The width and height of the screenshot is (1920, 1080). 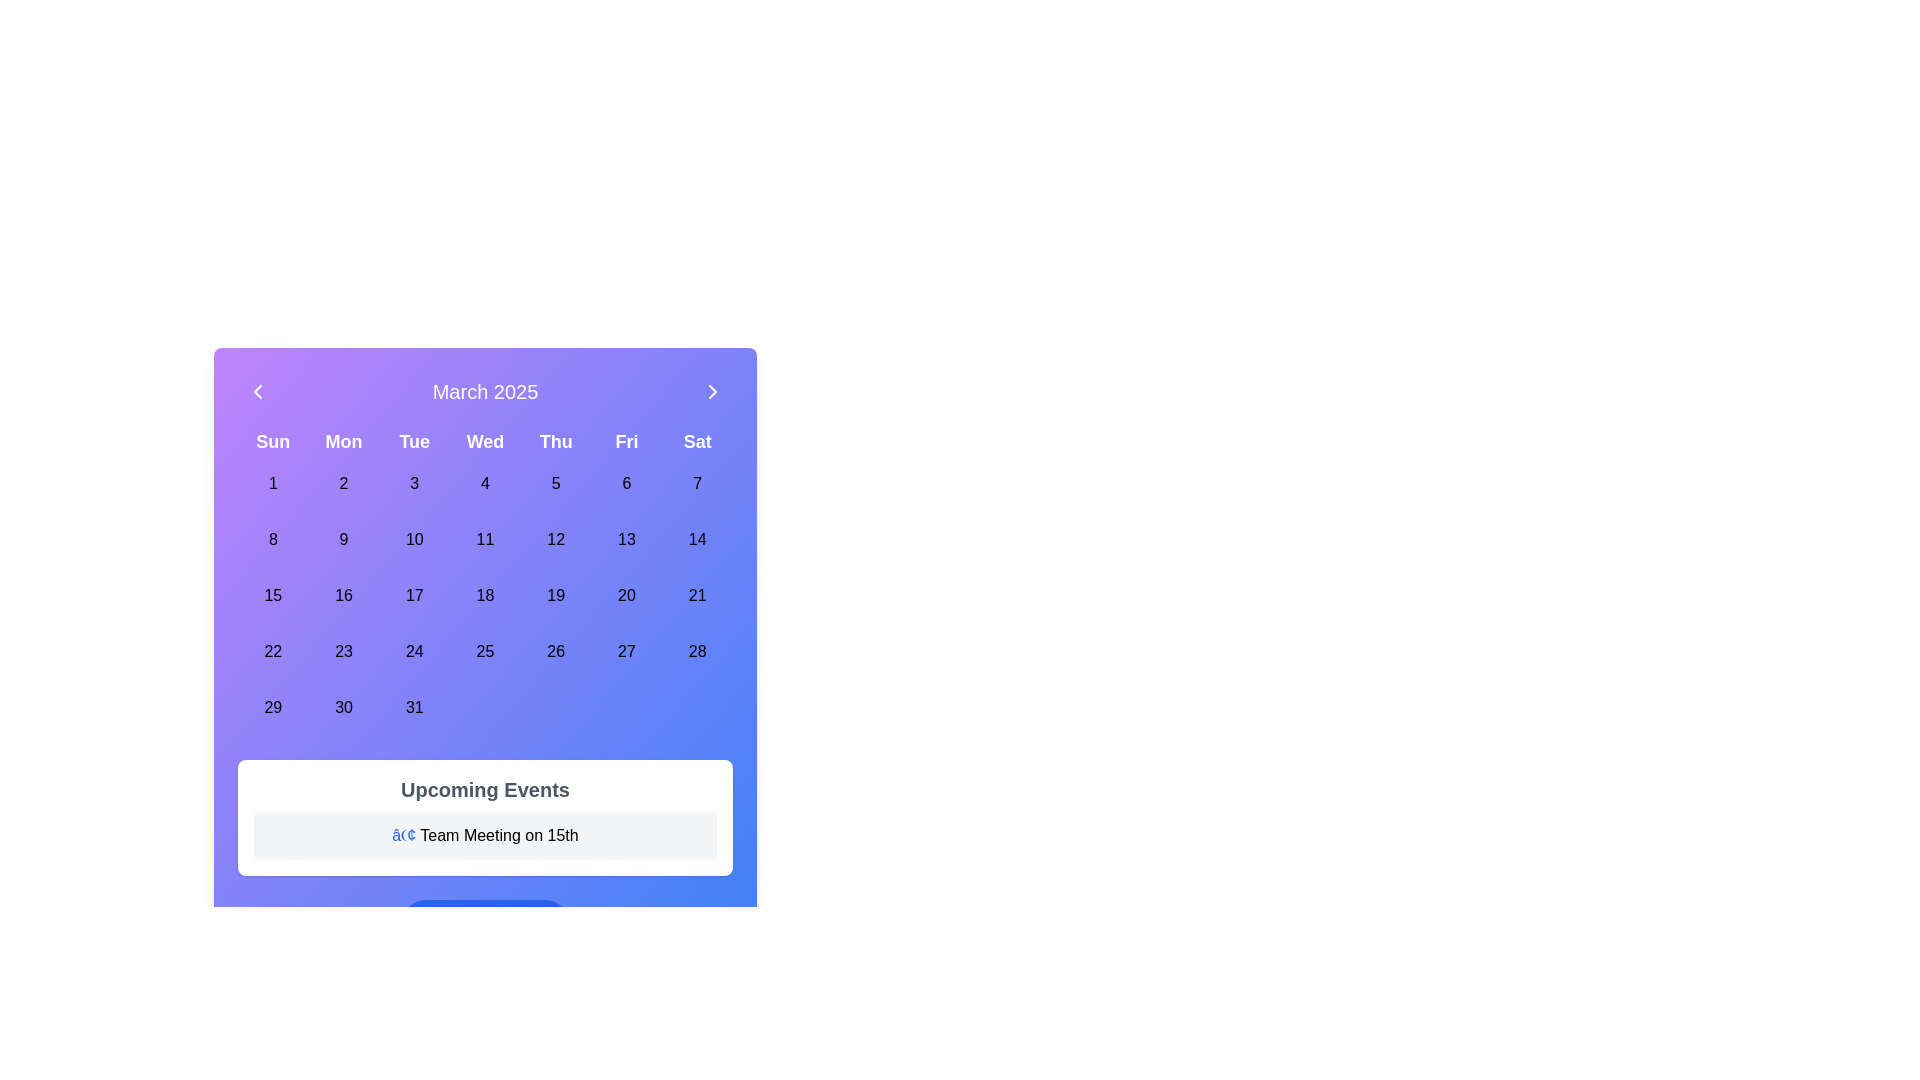 What do you see at coordinates (713, 392) in the screenshot?
I see `the right-facing arrow icon located at the top right corner of the calendar interface titled 'March 2025'` at bounding box center [713, 392].